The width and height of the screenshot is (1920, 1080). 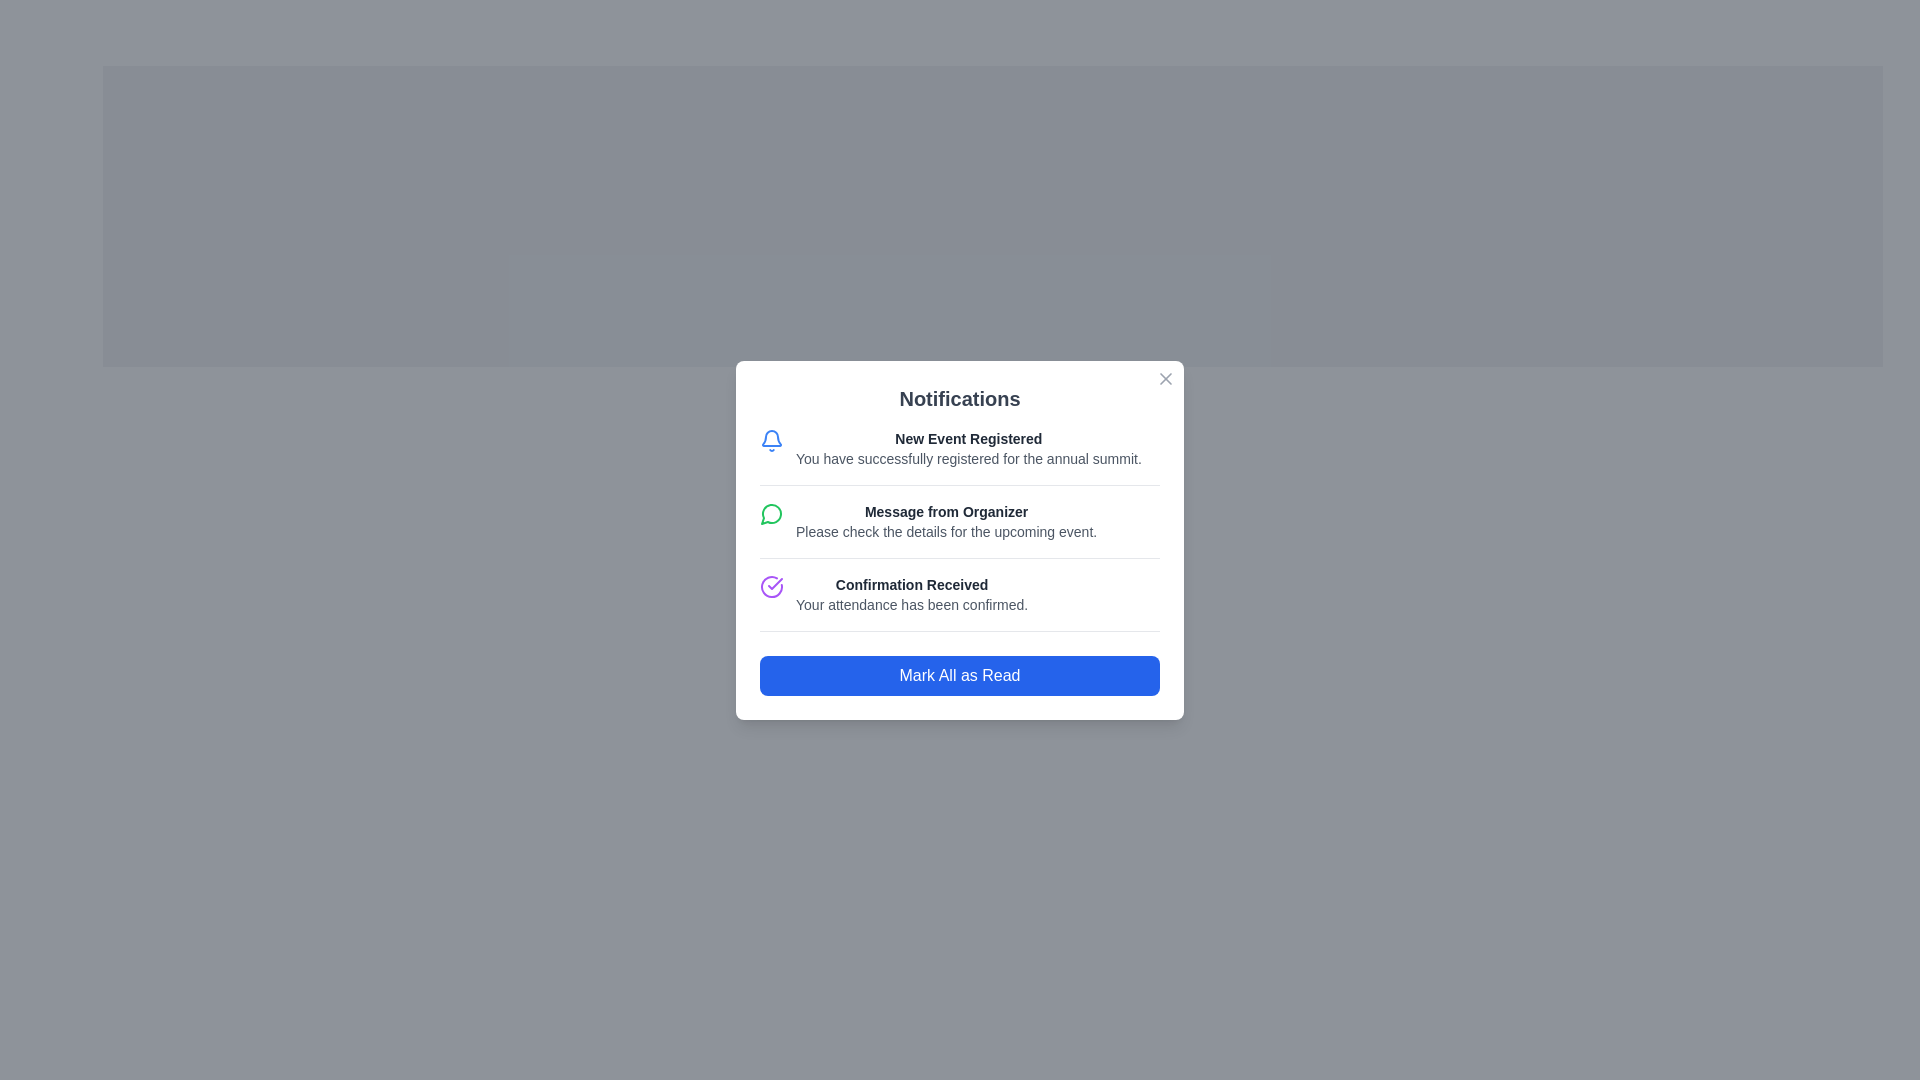 What do you see at coordinates (968, 458) in the screenshot?
I see `the static text label that provides additional context about the user's registration status for the event, located below the title 'New Event Registered' in the notifications popup` at bounding box center [968, 458].